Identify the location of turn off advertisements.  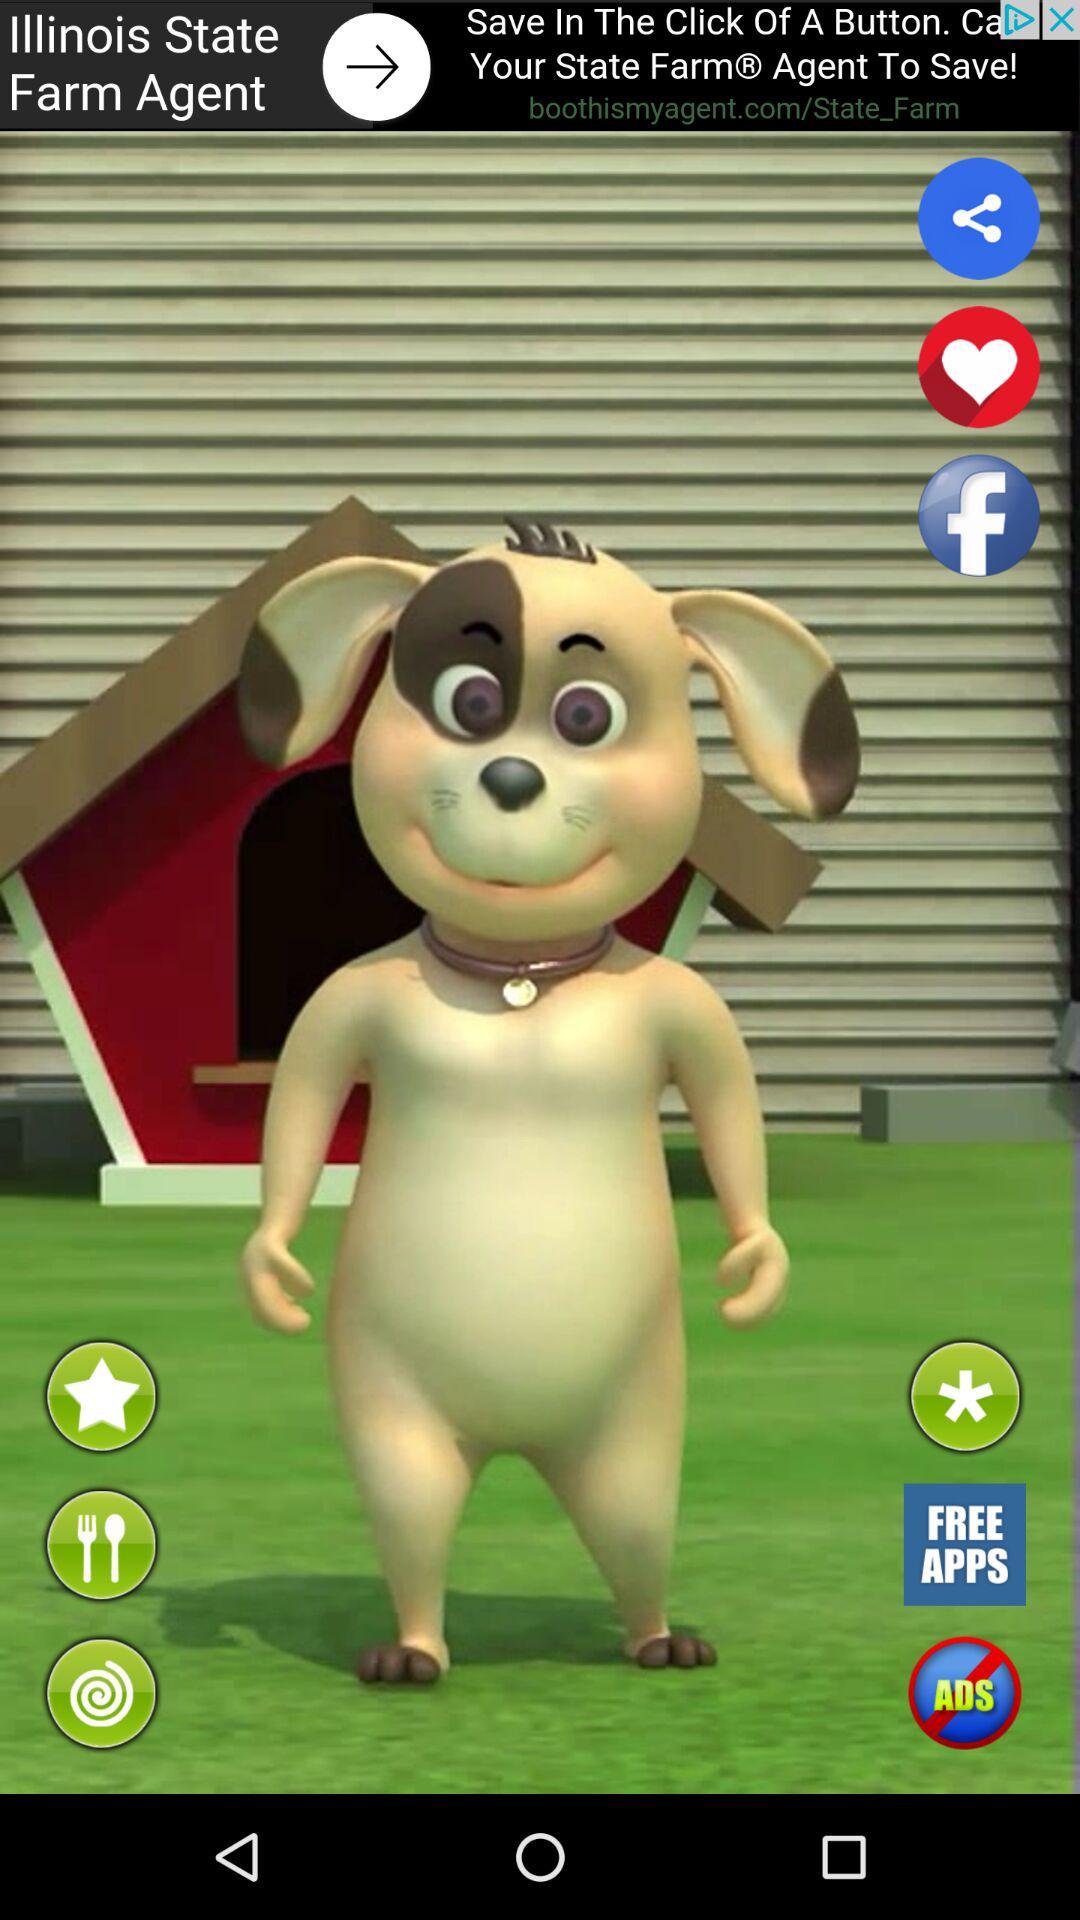
(963, 1692).